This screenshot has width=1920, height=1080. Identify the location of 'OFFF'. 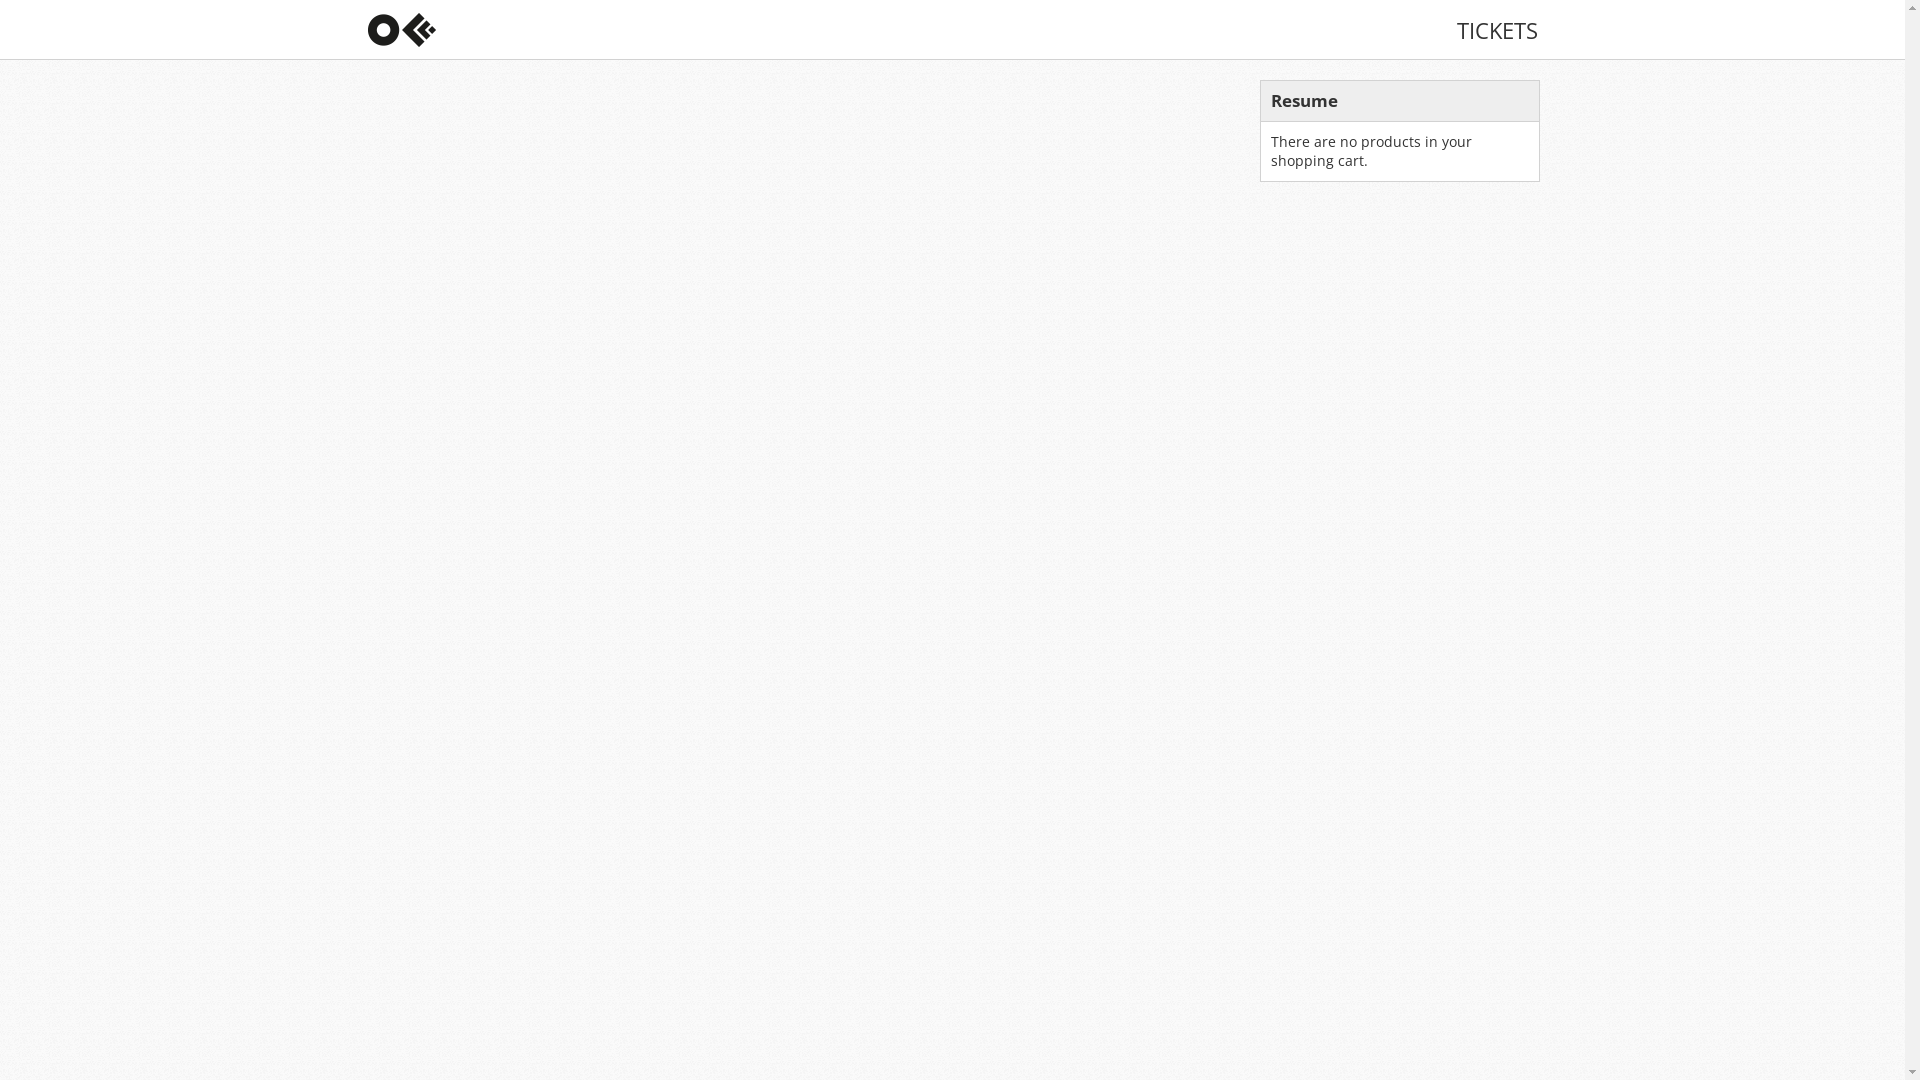
(368, 30).